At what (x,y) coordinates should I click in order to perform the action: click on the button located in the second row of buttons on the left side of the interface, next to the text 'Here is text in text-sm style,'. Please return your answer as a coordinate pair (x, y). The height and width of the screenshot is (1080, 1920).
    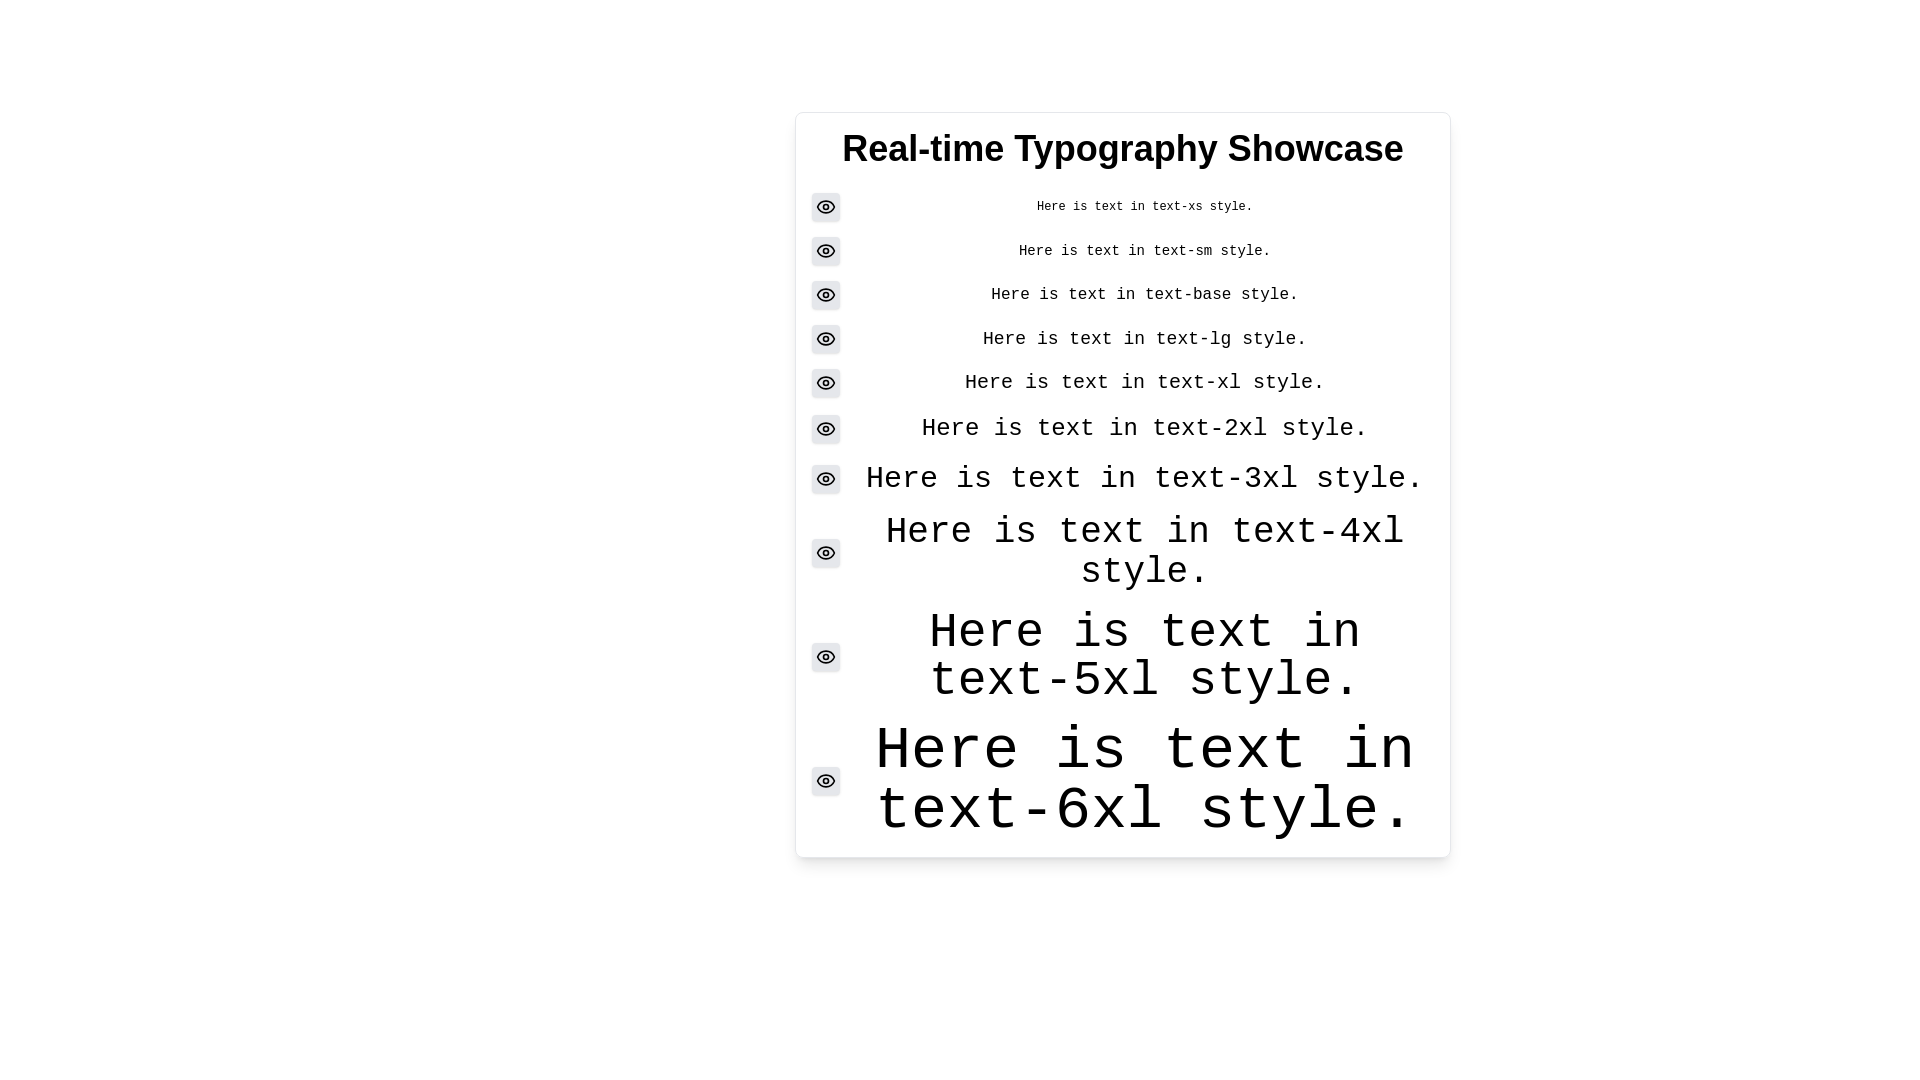
    Looking at the image, I should click on (825, 249).